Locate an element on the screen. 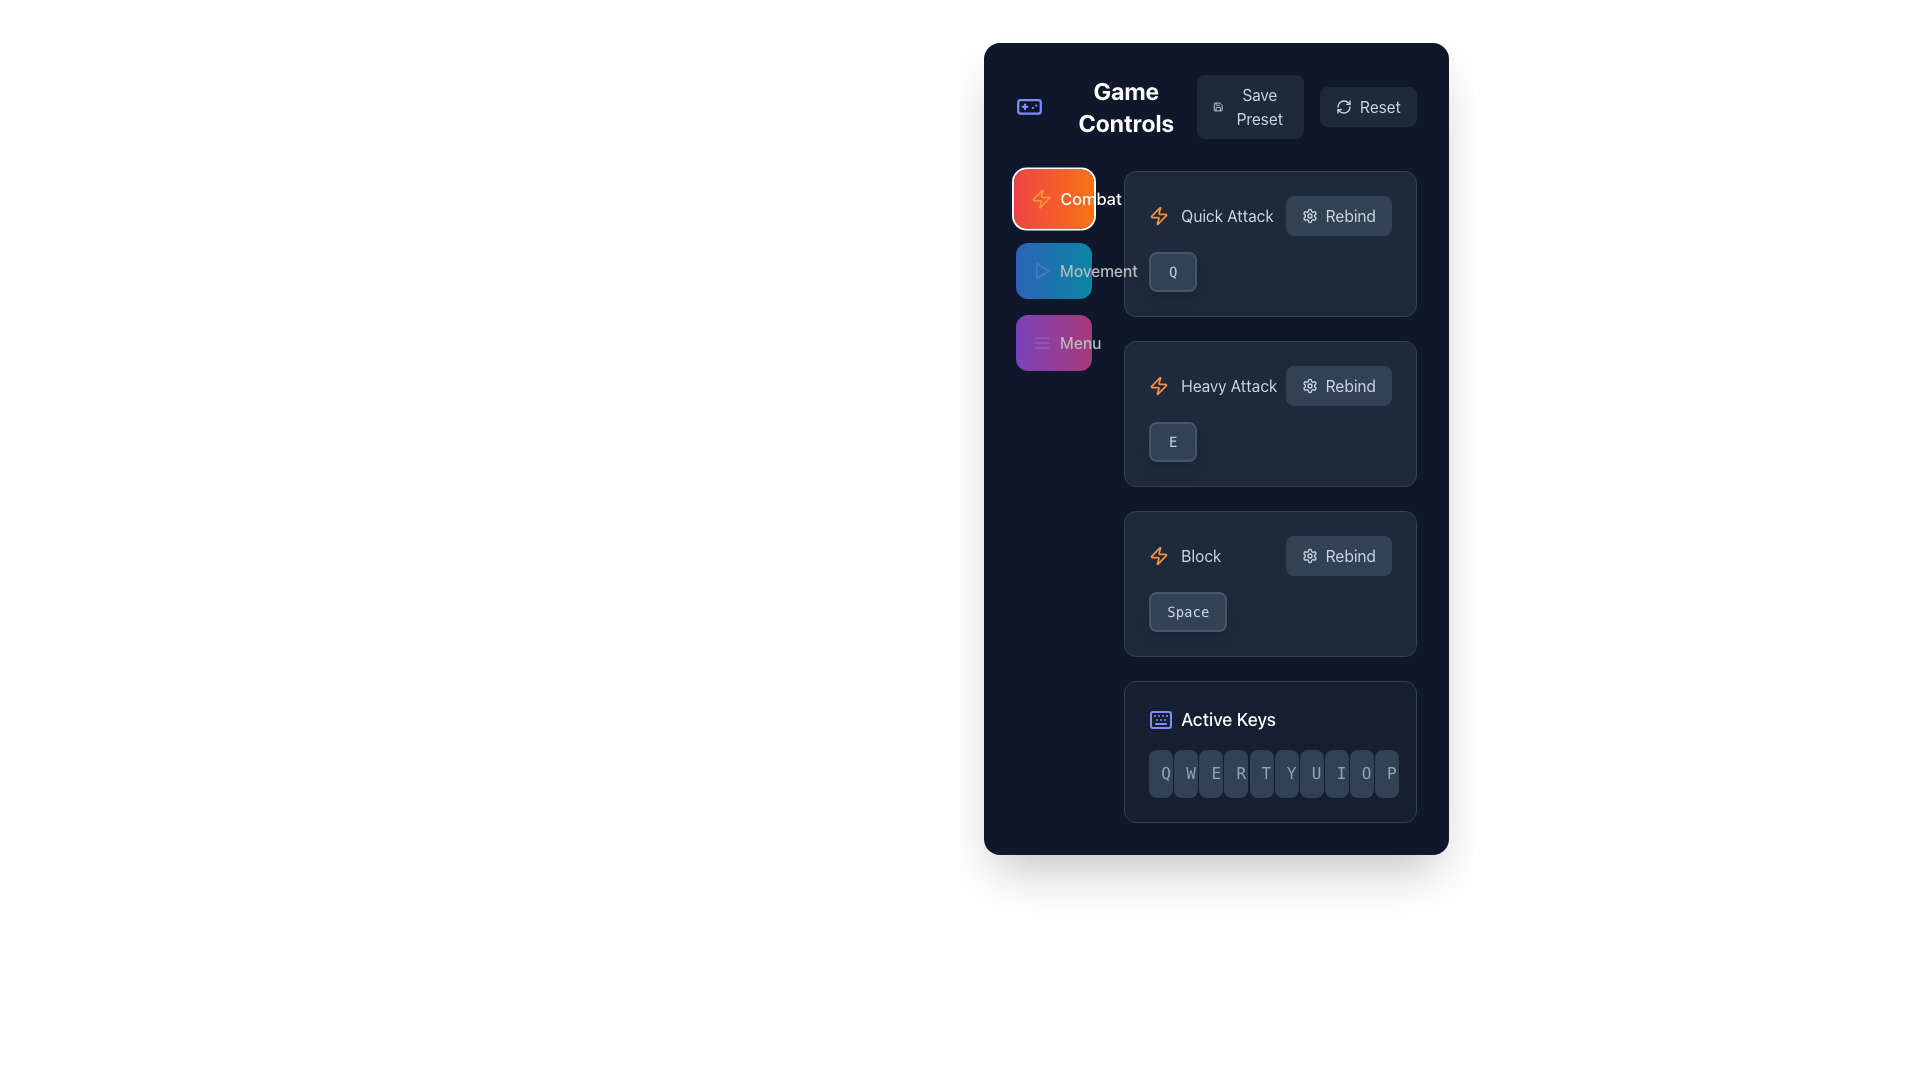 This screenshot has width=1920, height=1080. the lightning bolt icon, which is orange with sharp edges, located next to the 'Combat' label in the left section of the interface is located at coordinates (1159, 555).